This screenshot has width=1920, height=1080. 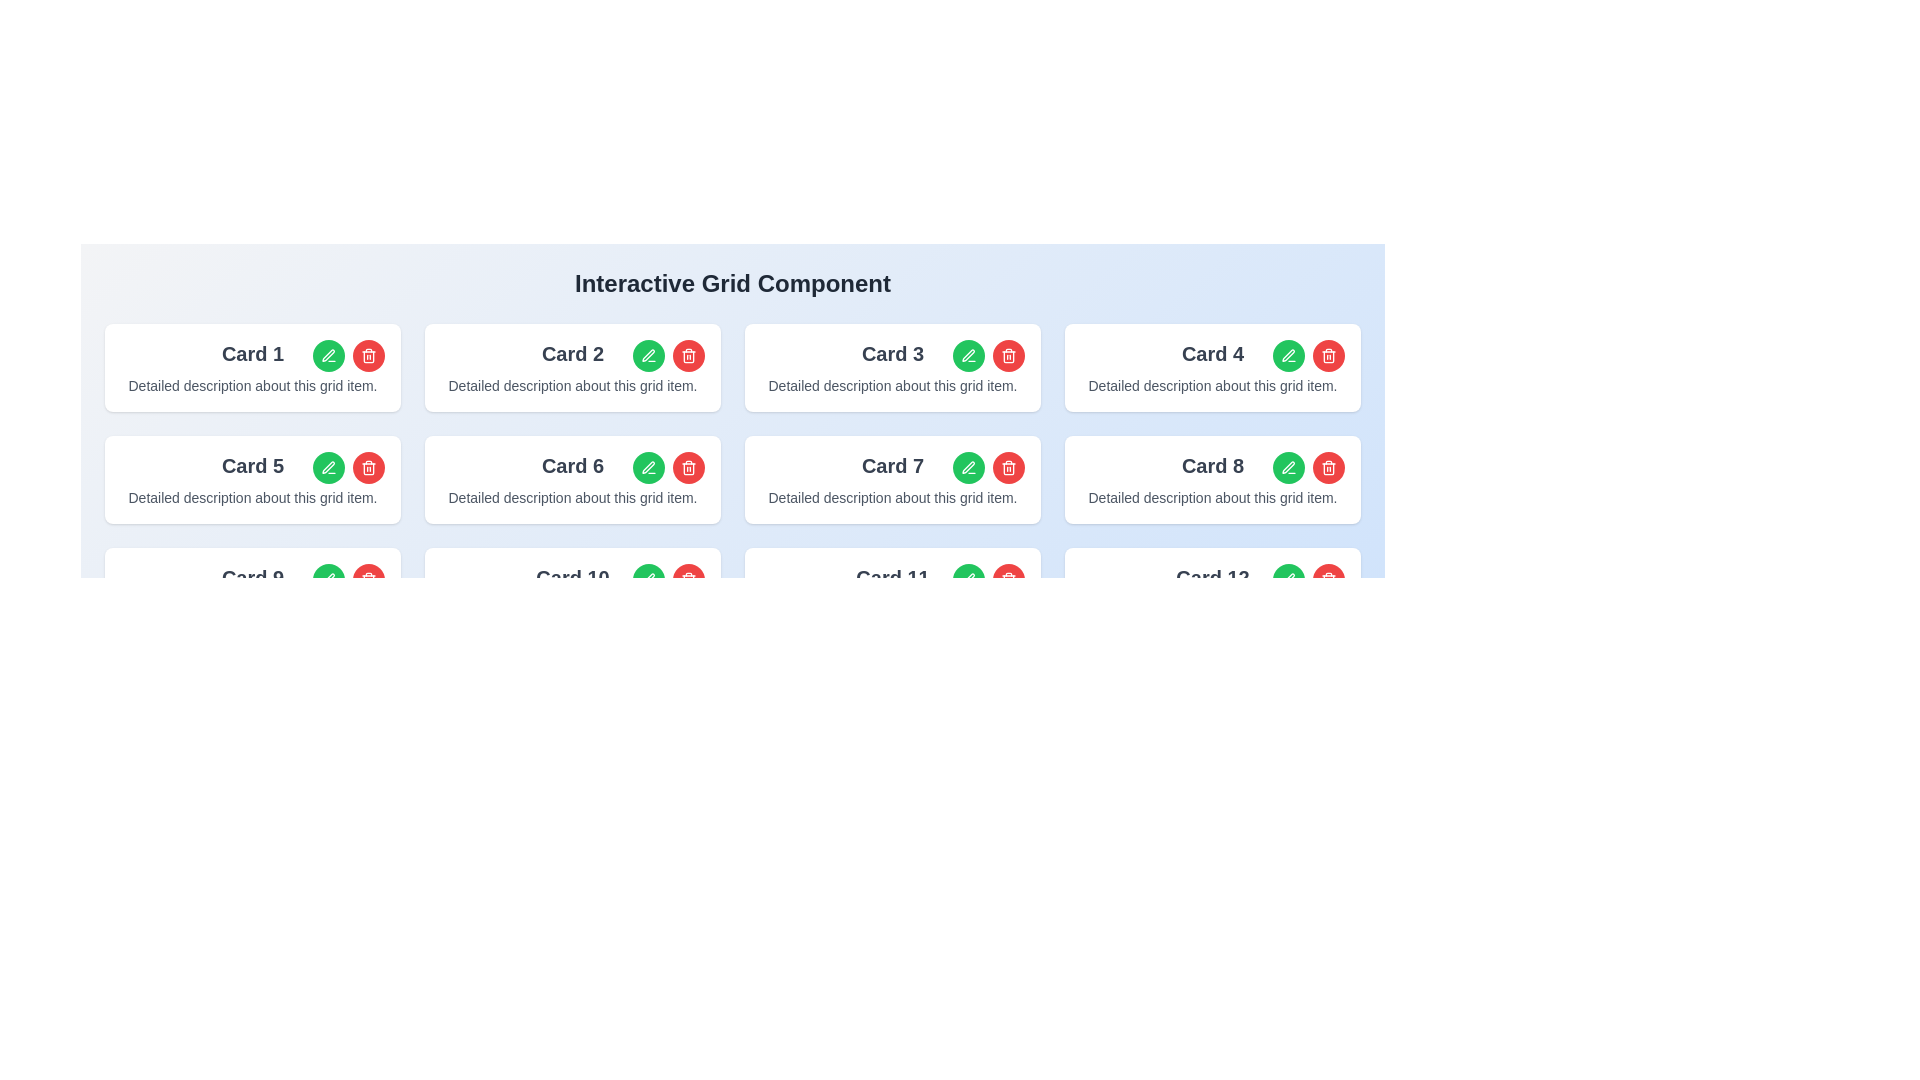 I want to click on the title text located in the second card of the grid layout, which is positioned directly below the header 'Interactive Grid Component', so click(x=571, y=353).